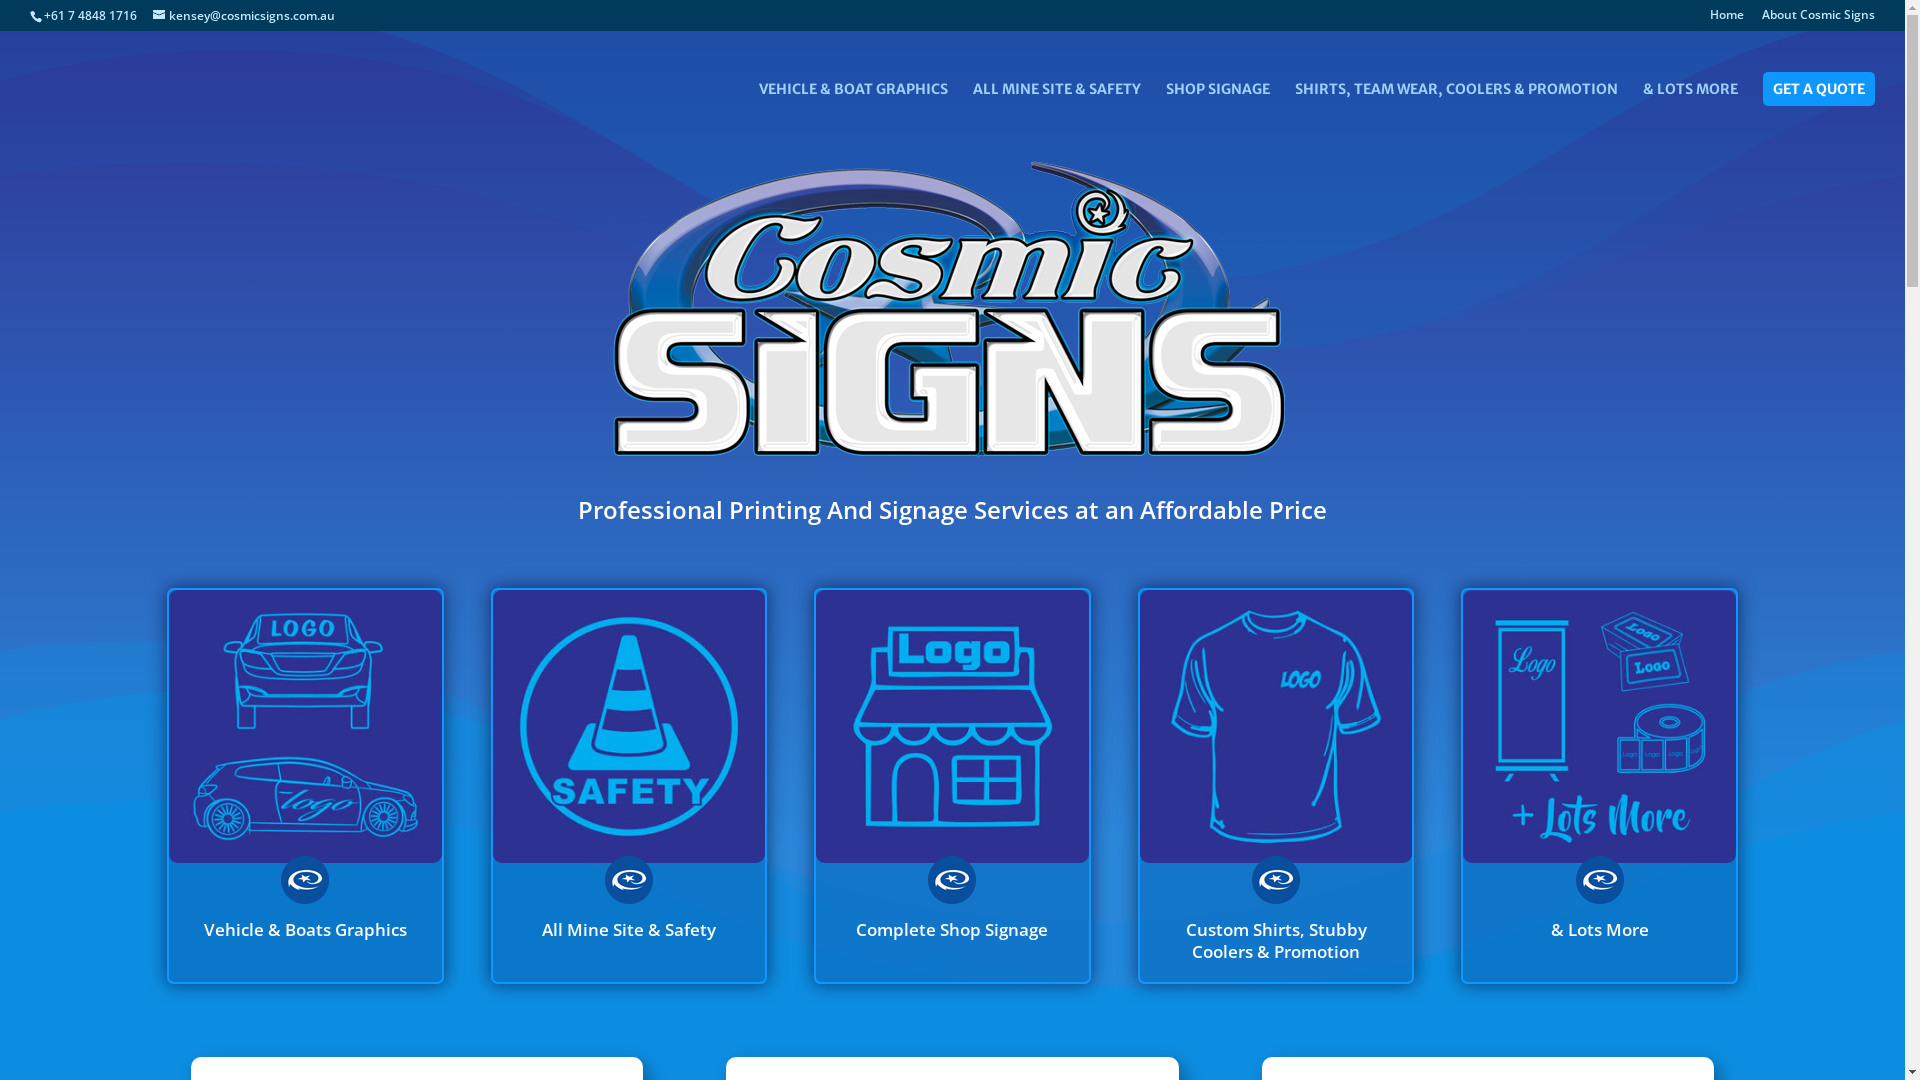  Describe the element at coordinates (1275, 725) in the screenshot. I see `'COSMIC-ICON-Custom-Shirts'` at that location.